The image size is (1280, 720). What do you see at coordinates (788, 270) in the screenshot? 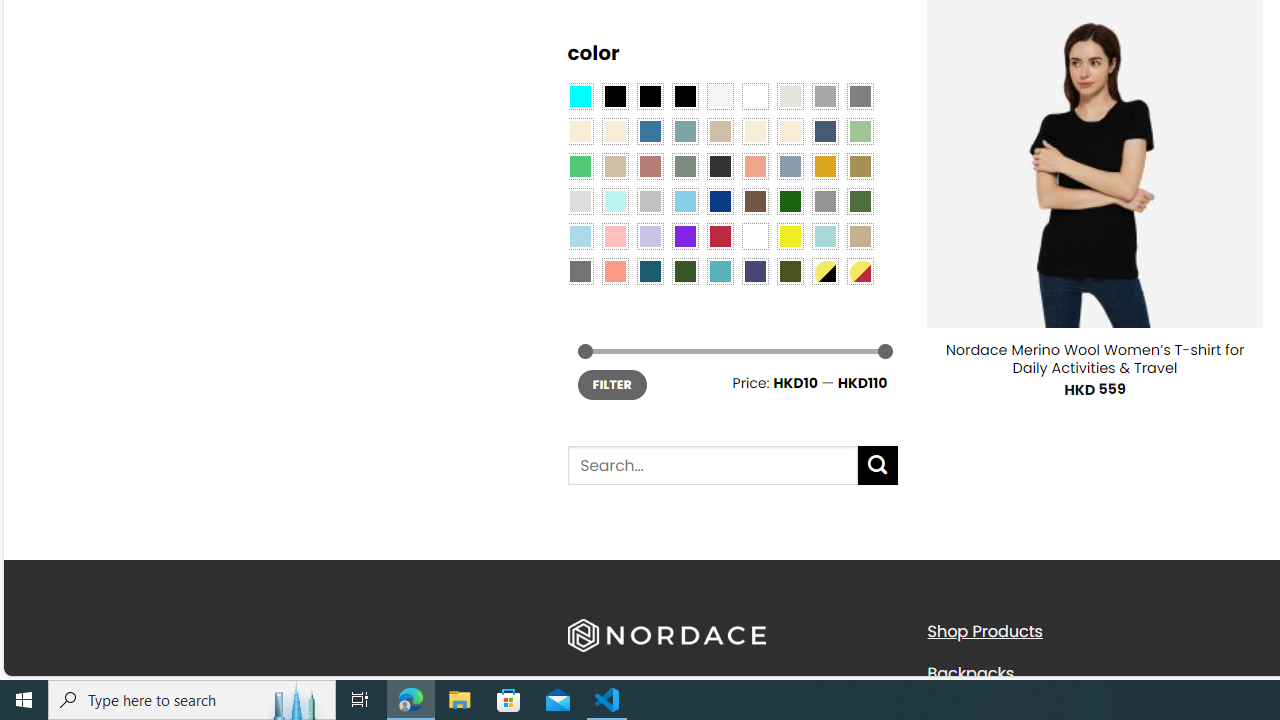
I see `'Army Green'` at bounding box center [788, 270].